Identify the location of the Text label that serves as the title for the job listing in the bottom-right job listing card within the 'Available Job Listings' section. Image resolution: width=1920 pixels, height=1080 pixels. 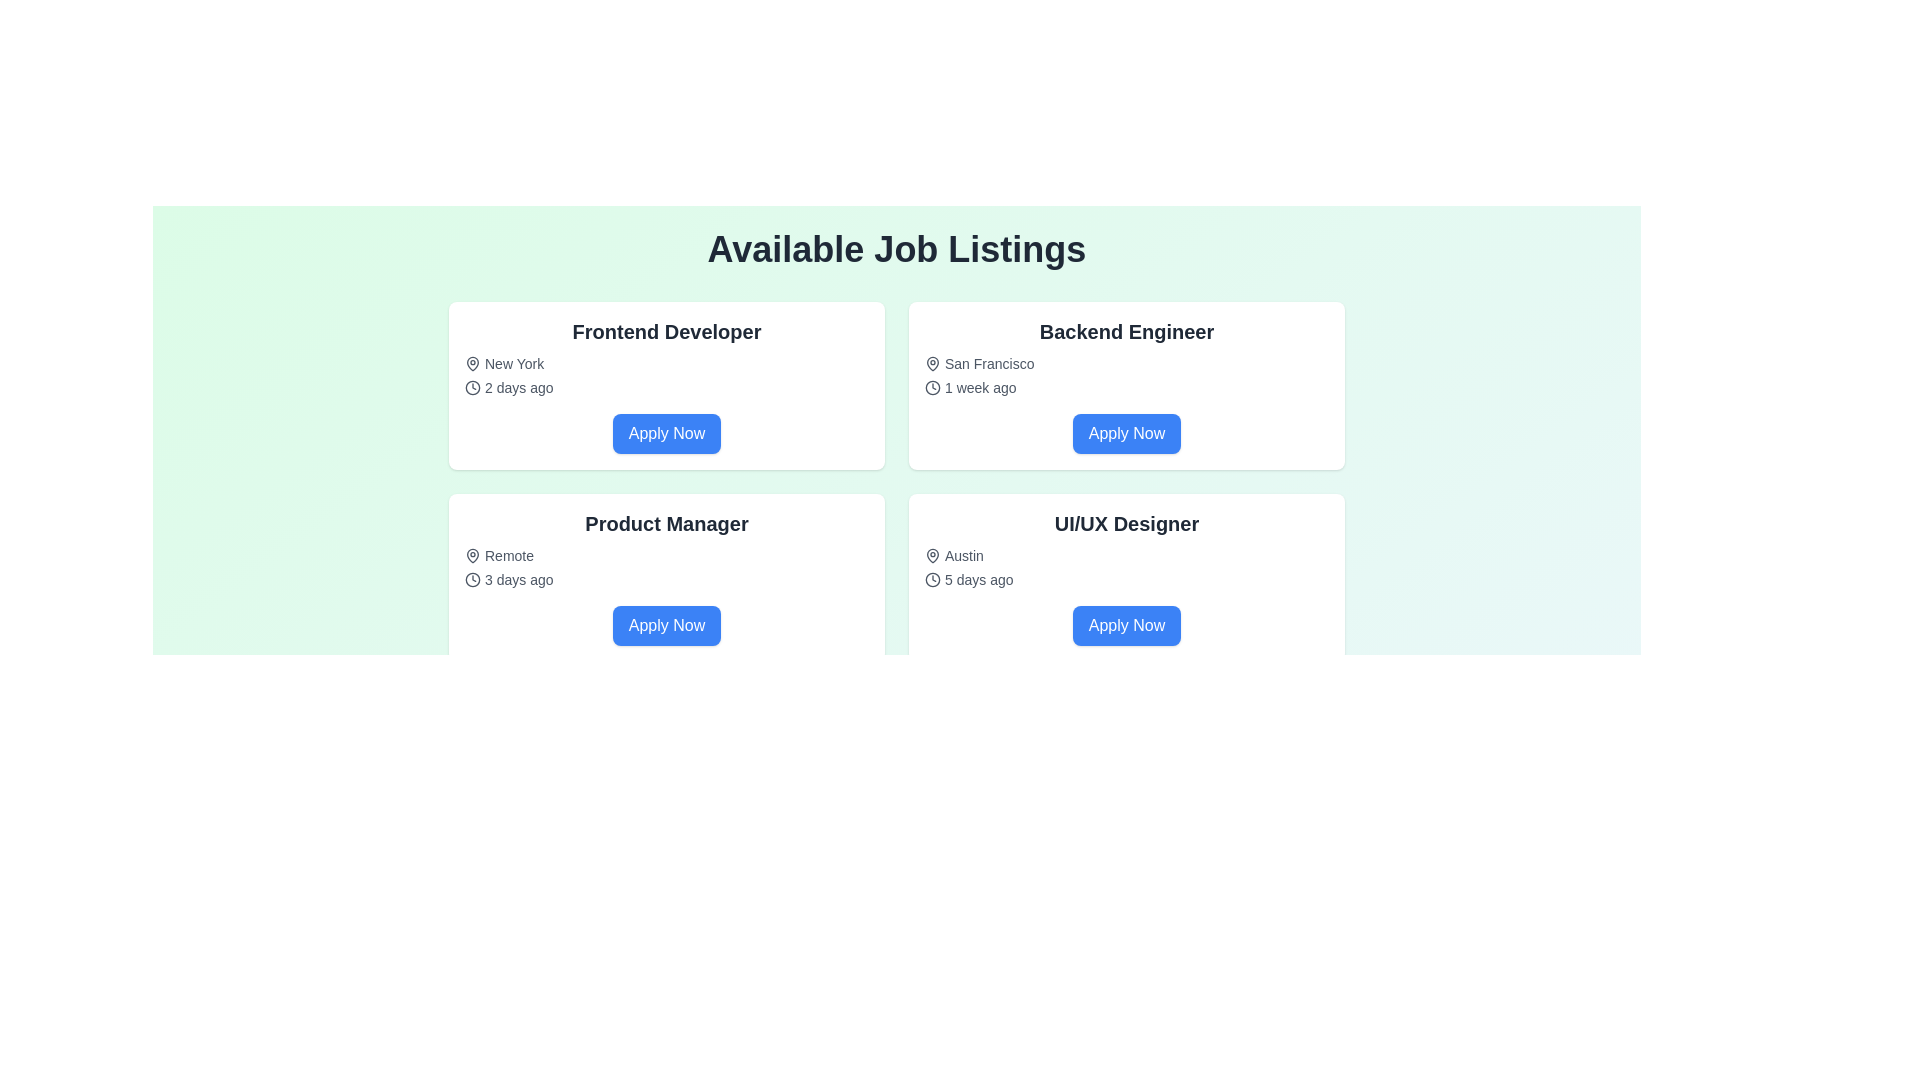
(1127, 523).